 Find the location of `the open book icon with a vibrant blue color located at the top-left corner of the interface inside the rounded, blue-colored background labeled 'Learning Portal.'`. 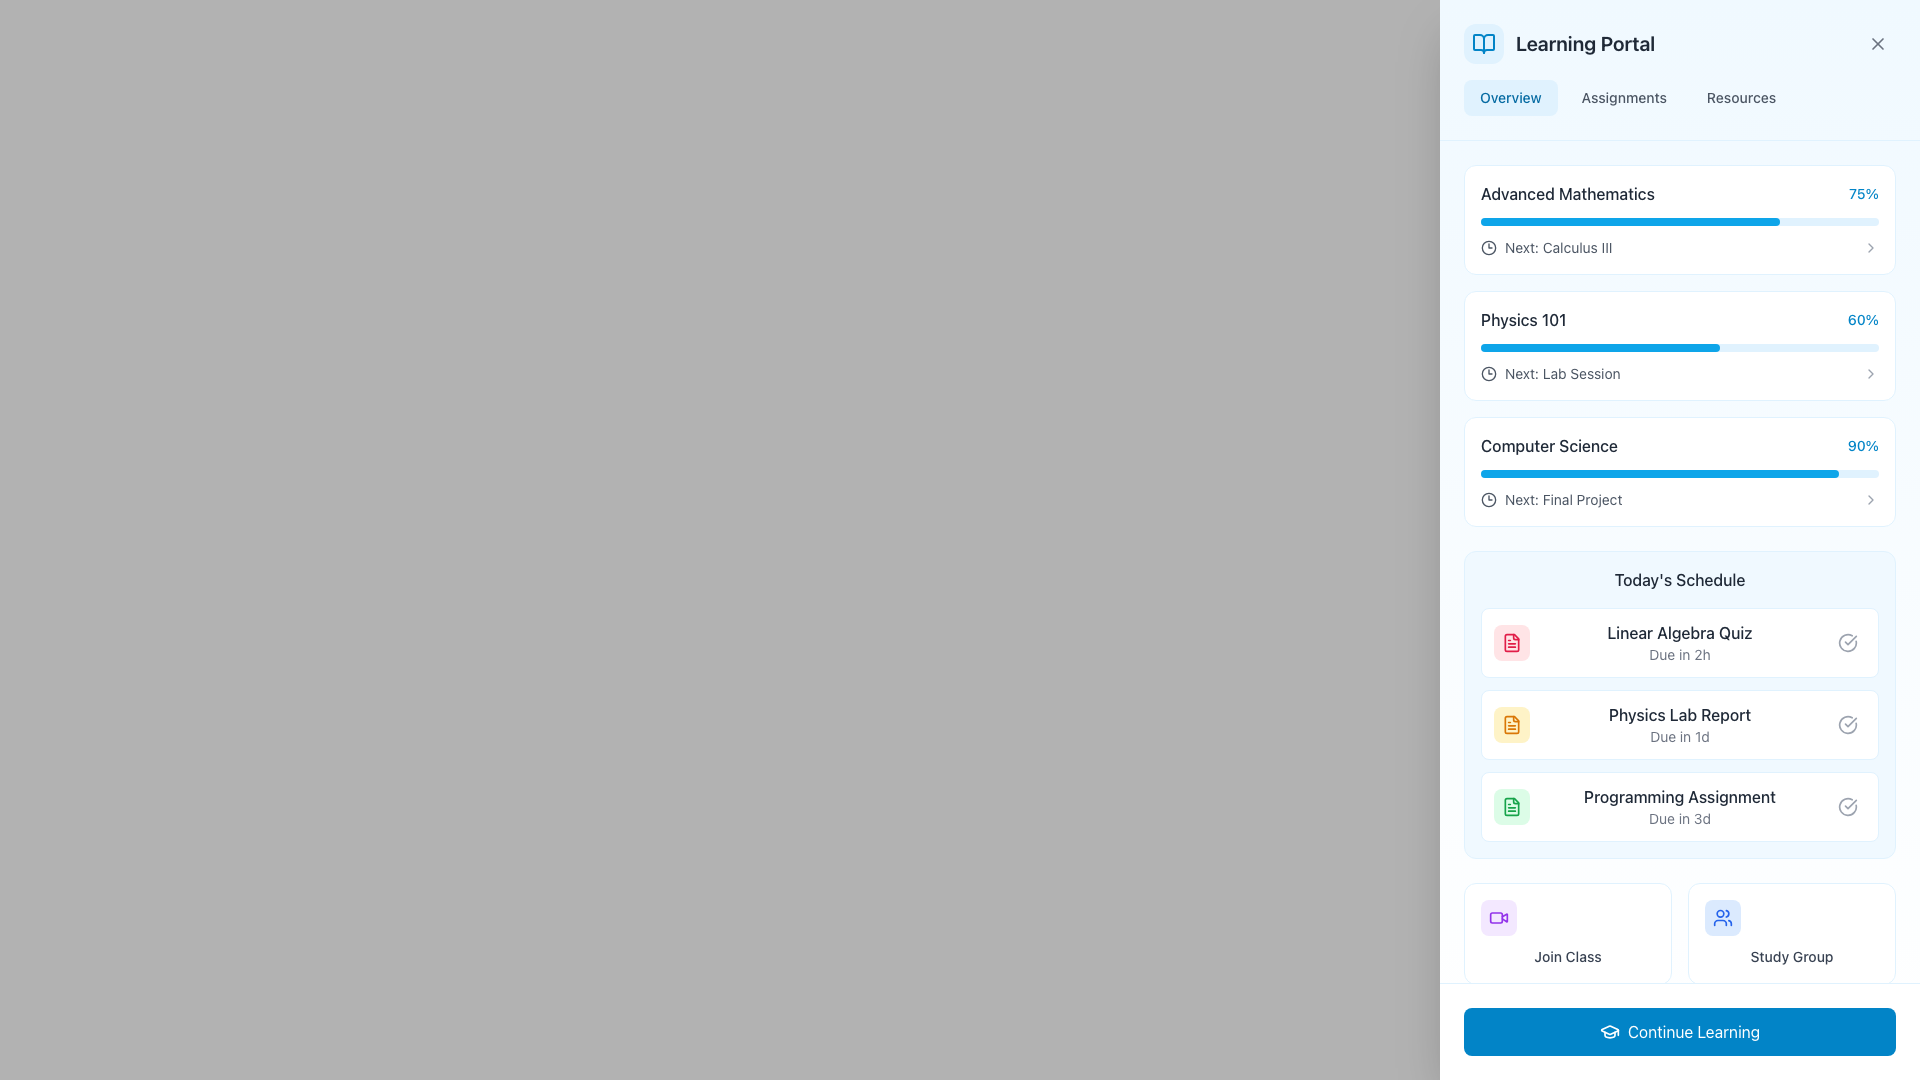

the open book icon with a vibrant blue color located at the top-left corner of the interface inside the rounded, blue-colored background labeled 'Learning Portal.' is located at coordinates (1483, 43).